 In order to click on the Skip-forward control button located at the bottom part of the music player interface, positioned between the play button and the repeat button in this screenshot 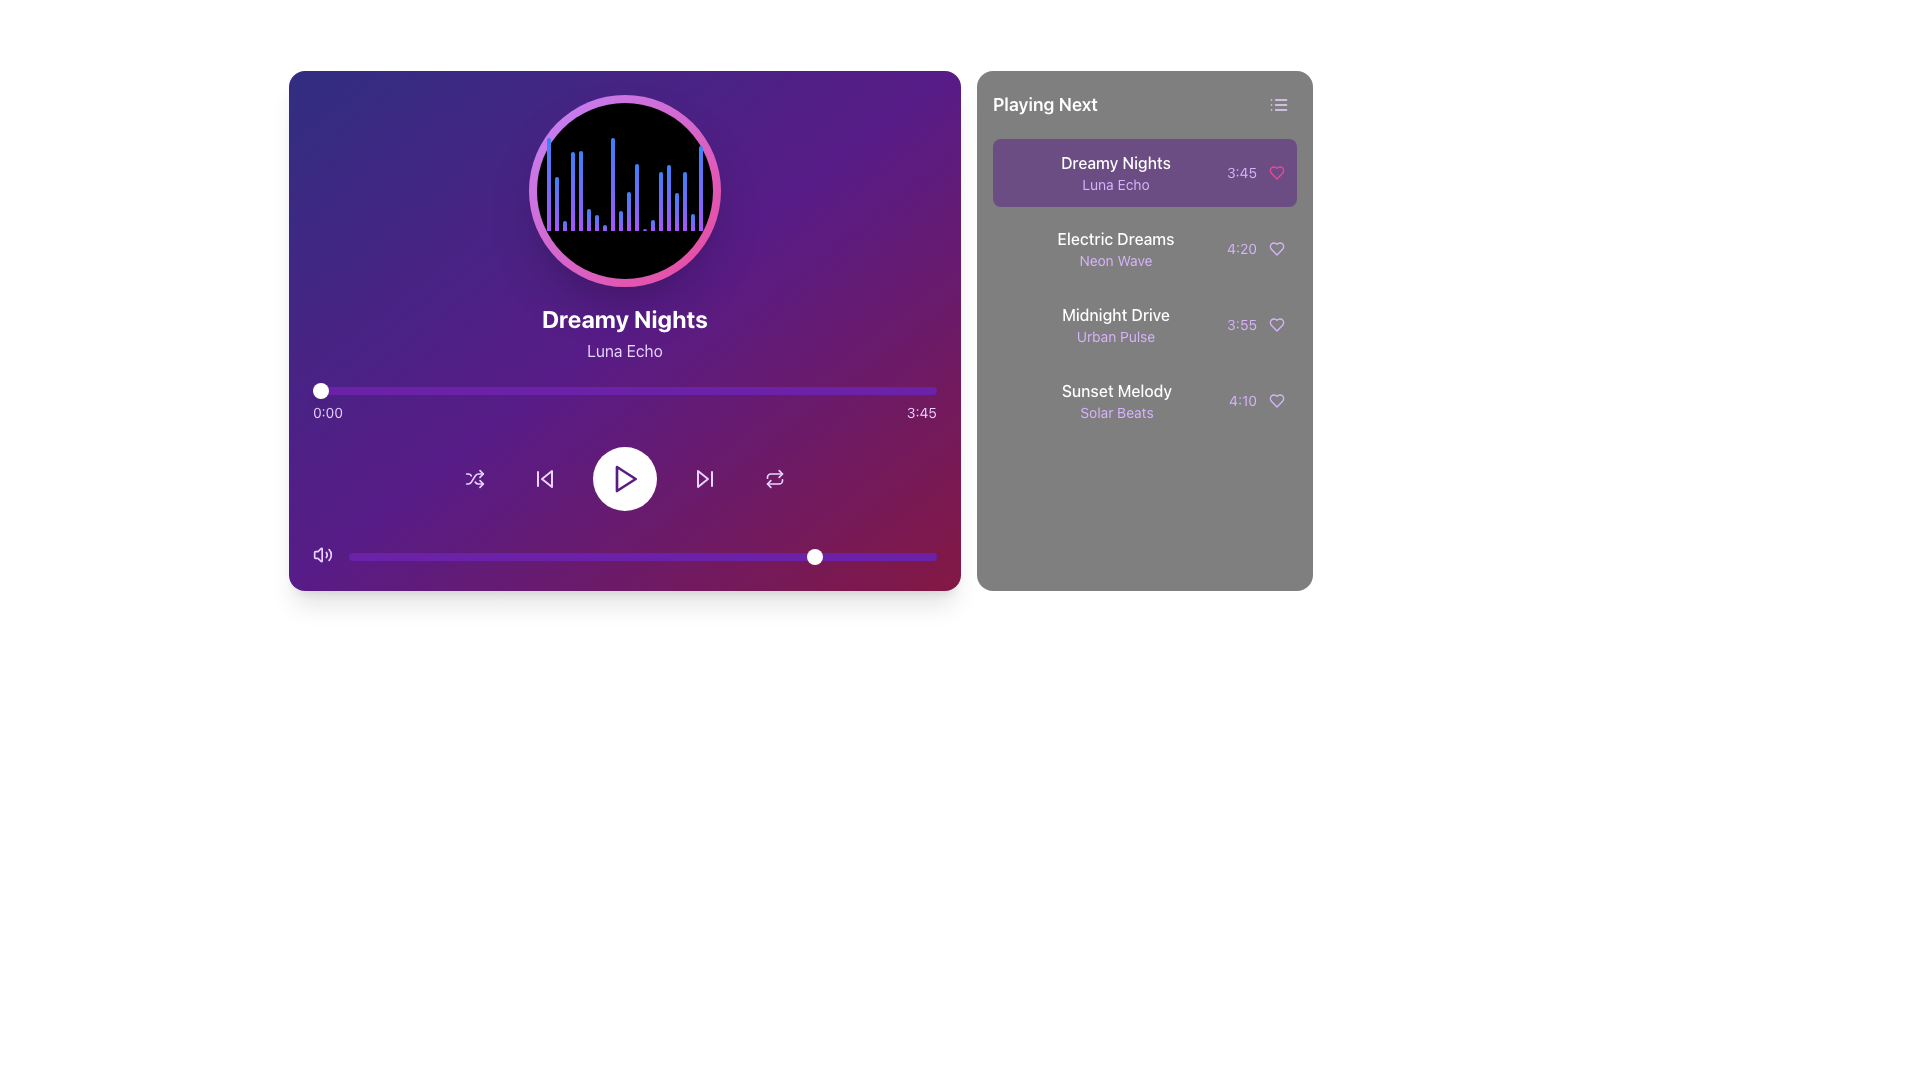, I will do `click(705, 478)`.